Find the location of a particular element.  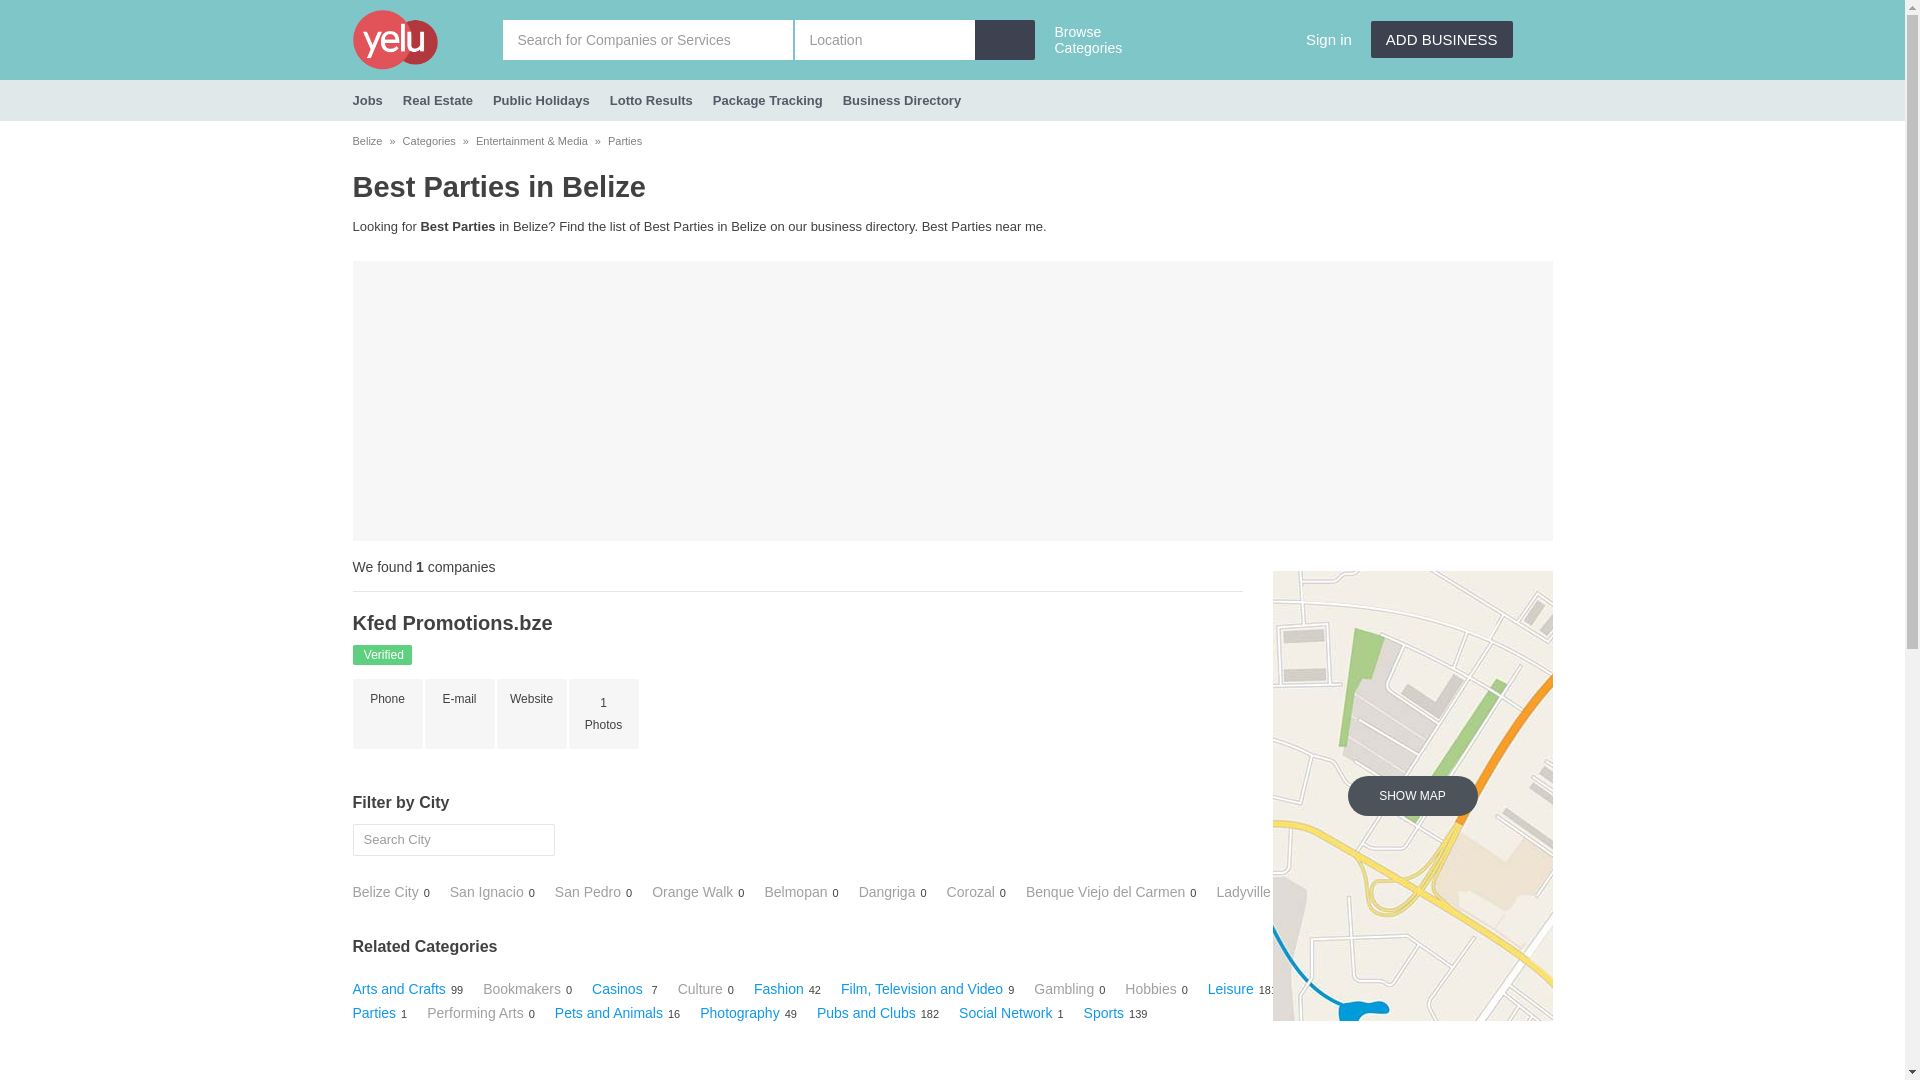

'Photography' is located at coordinates (738, 1013).